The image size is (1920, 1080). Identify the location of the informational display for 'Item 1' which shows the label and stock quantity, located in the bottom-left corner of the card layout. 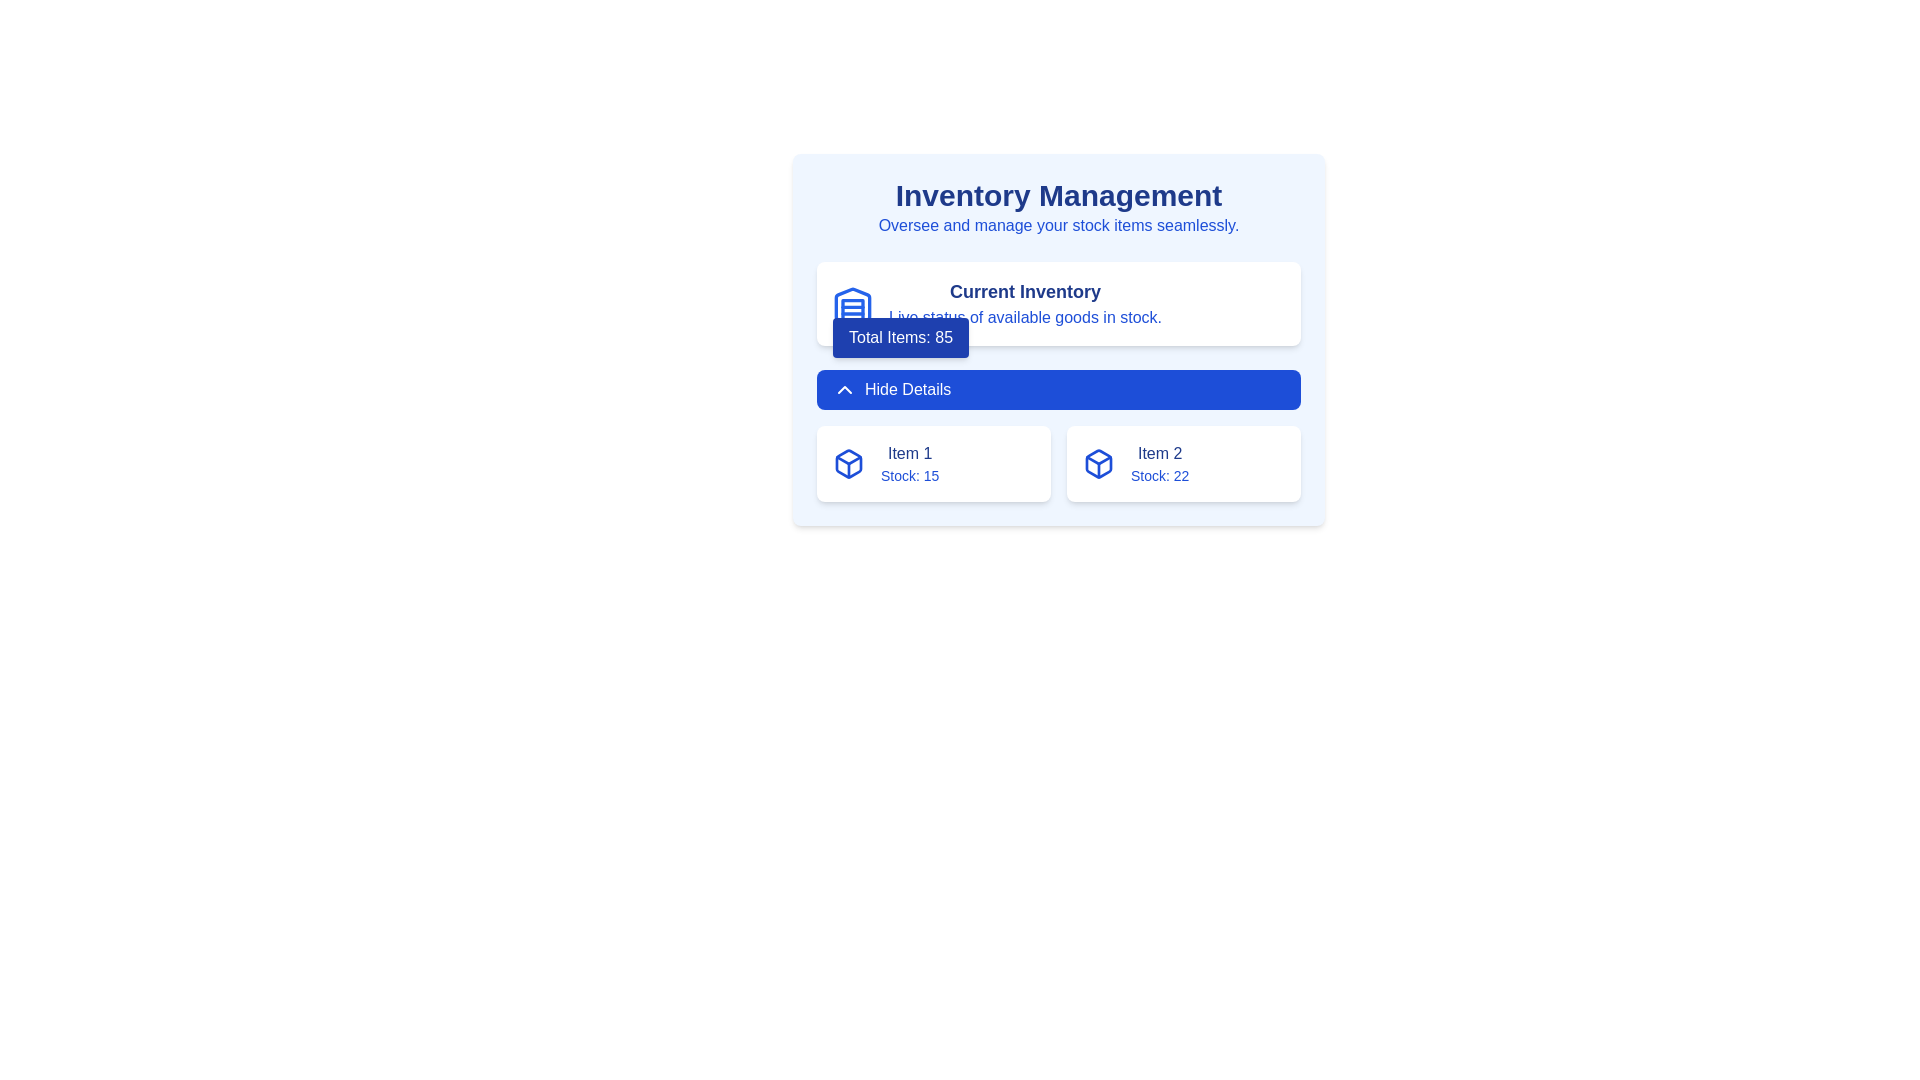
(909, 463).